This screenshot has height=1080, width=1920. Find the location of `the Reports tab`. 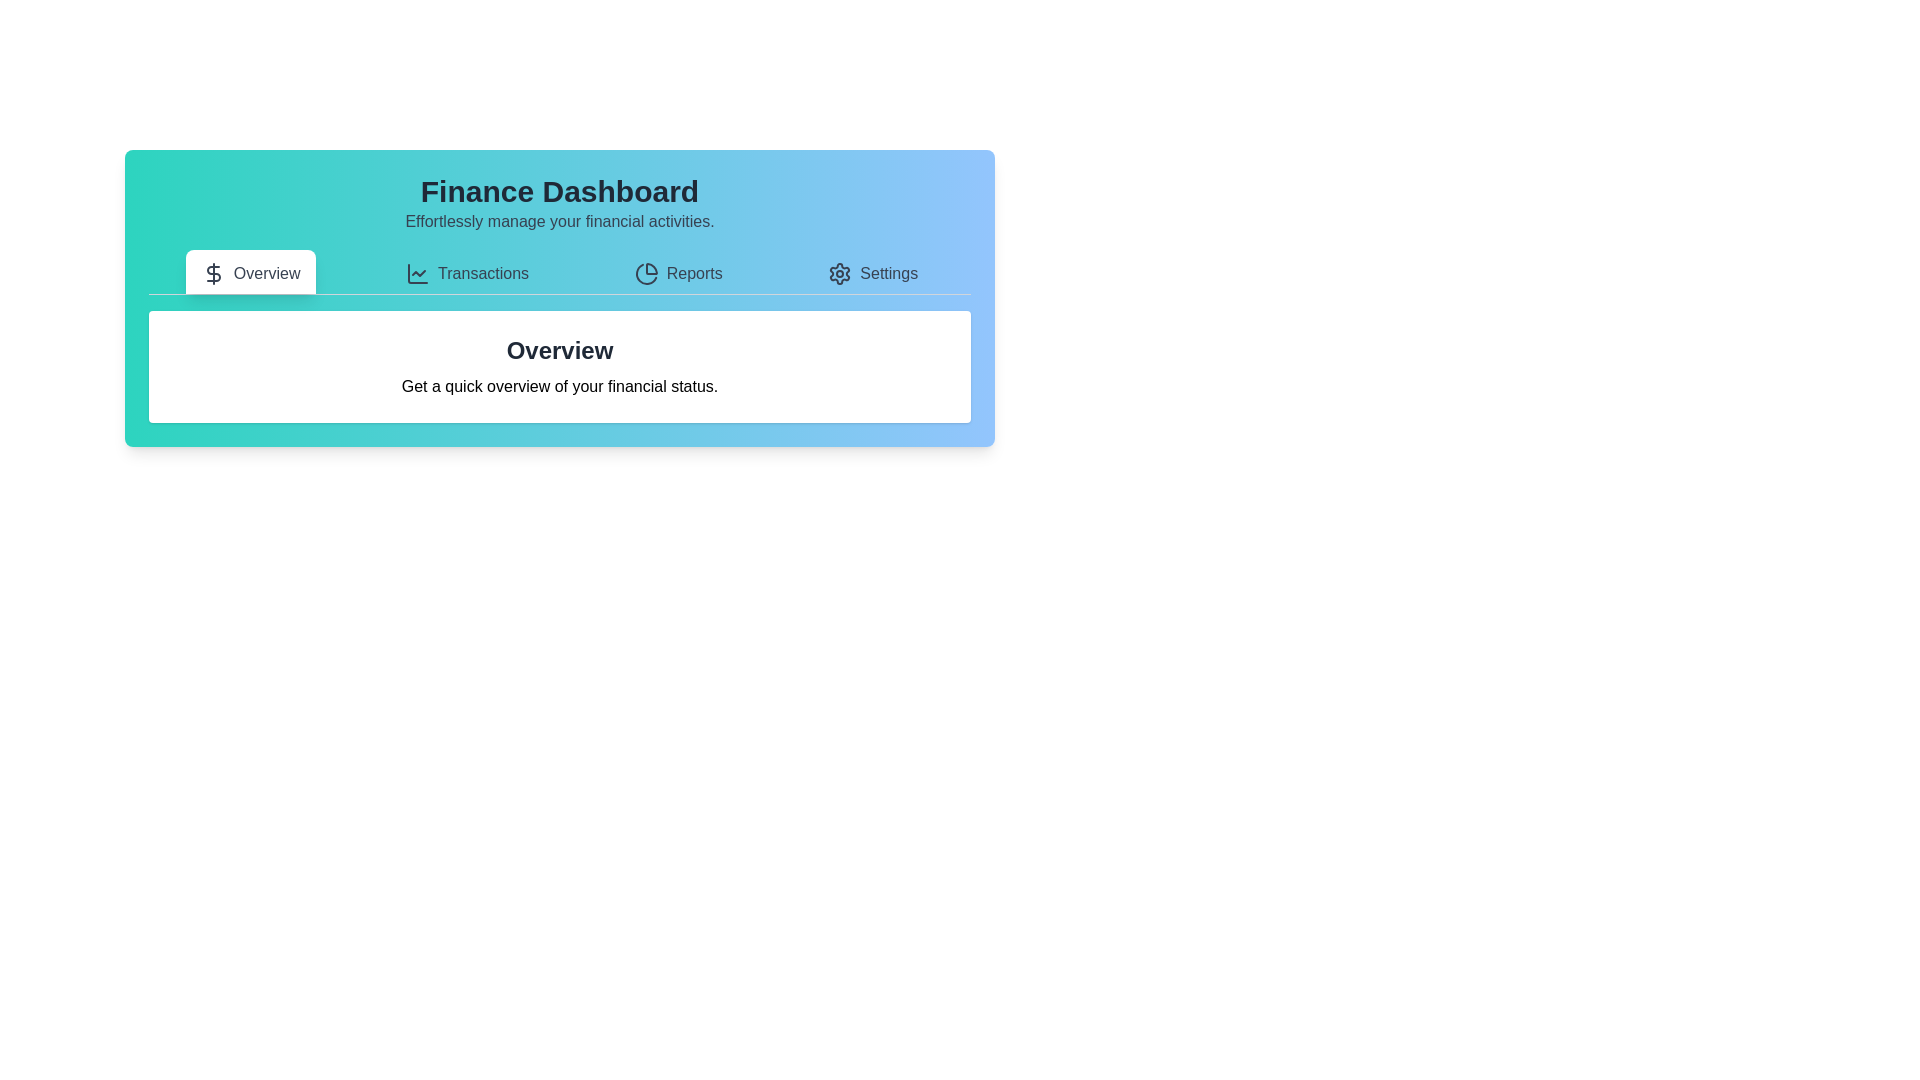

the Reports tab is located at coordinates (677, 272).